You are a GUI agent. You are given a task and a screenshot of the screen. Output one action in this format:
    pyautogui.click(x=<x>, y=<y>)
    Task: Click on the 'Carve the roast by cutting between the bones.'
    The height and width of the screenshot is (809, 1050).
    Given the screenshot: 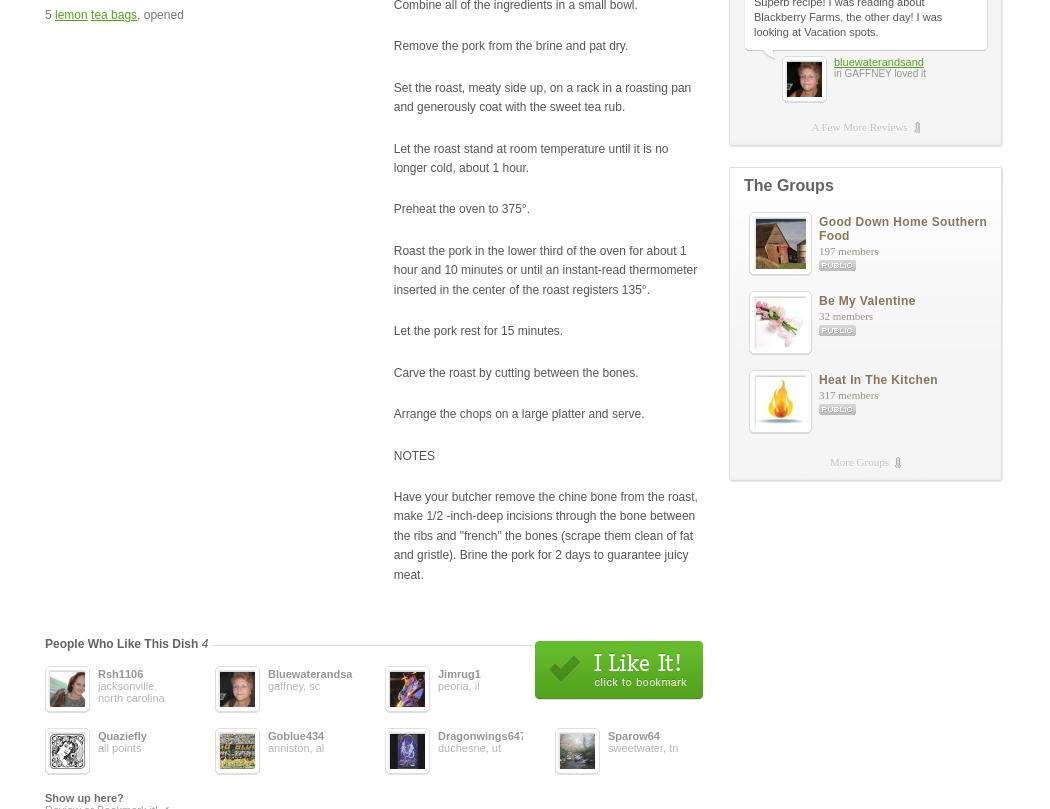 What is the action you would take?
    pyautogui.click(x=514, y=371)
    